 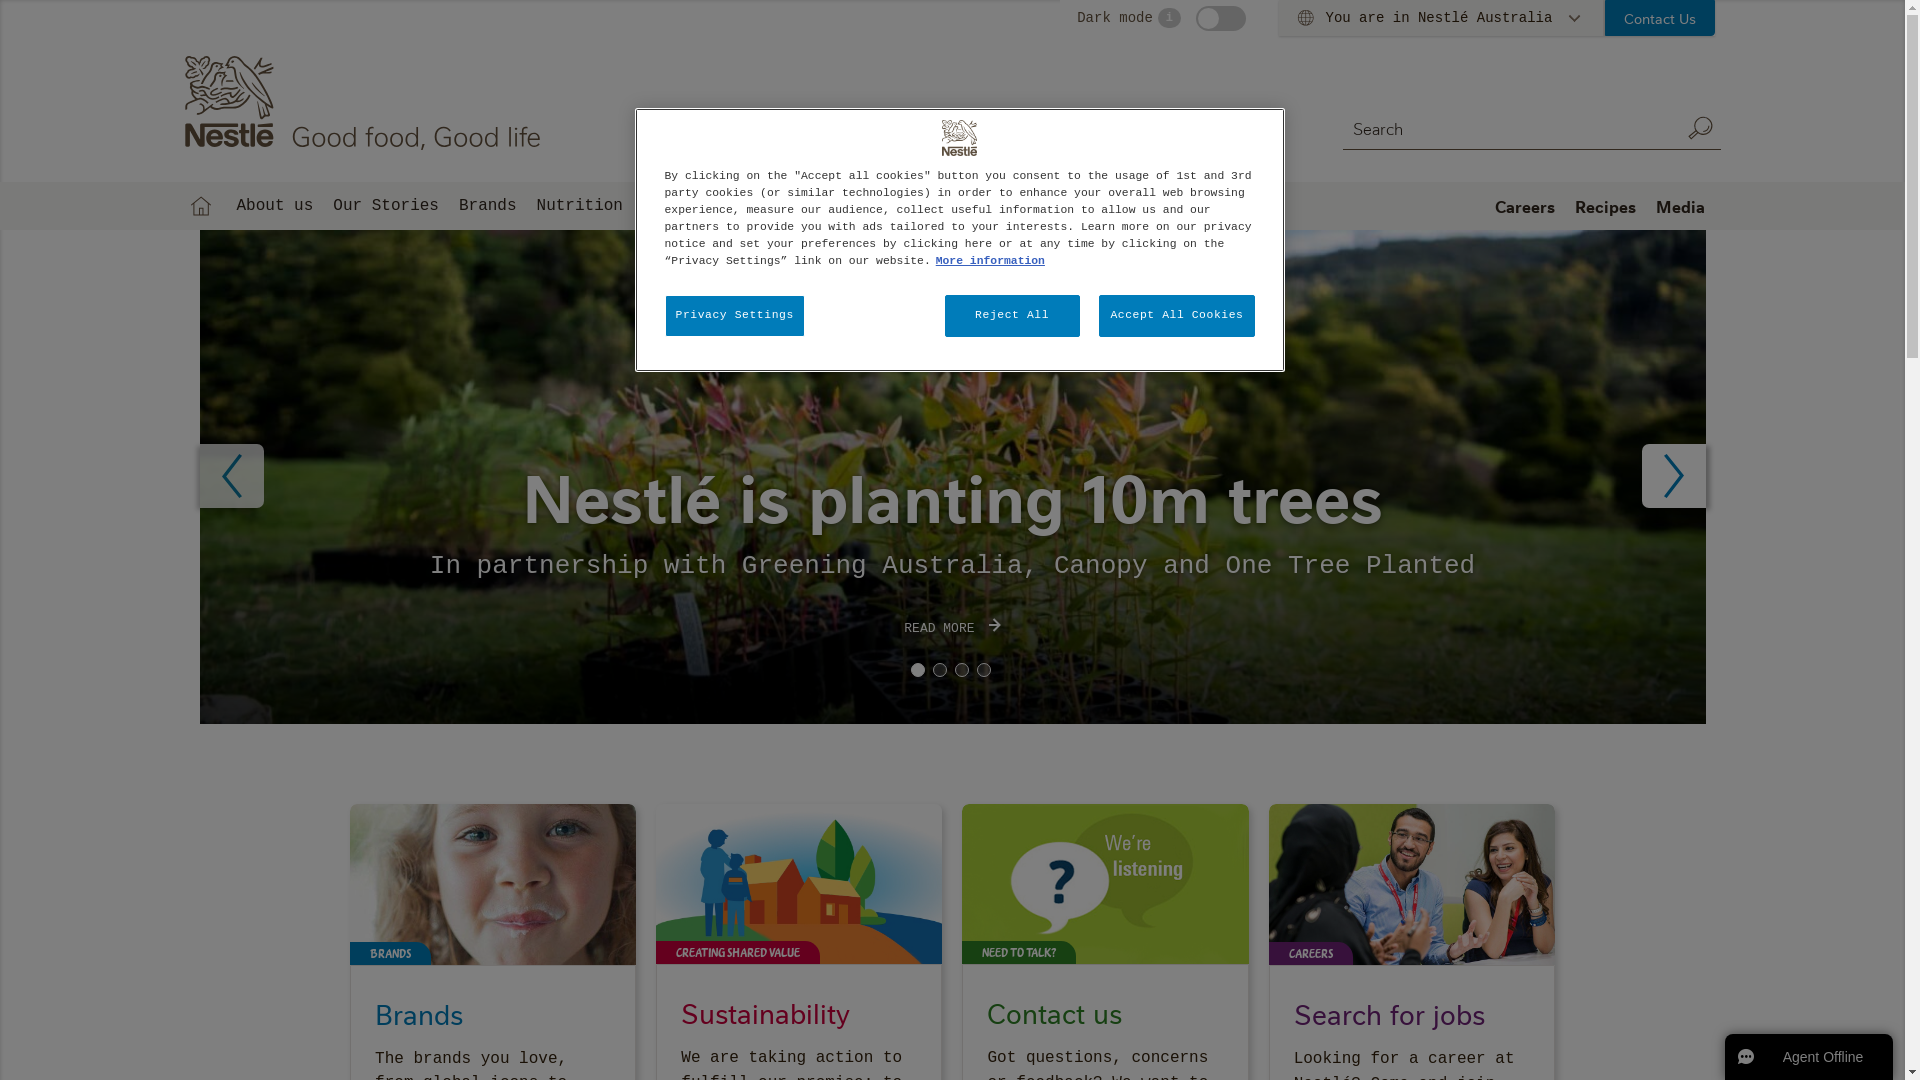 I want to click on '3', so click(x=960, y=670).